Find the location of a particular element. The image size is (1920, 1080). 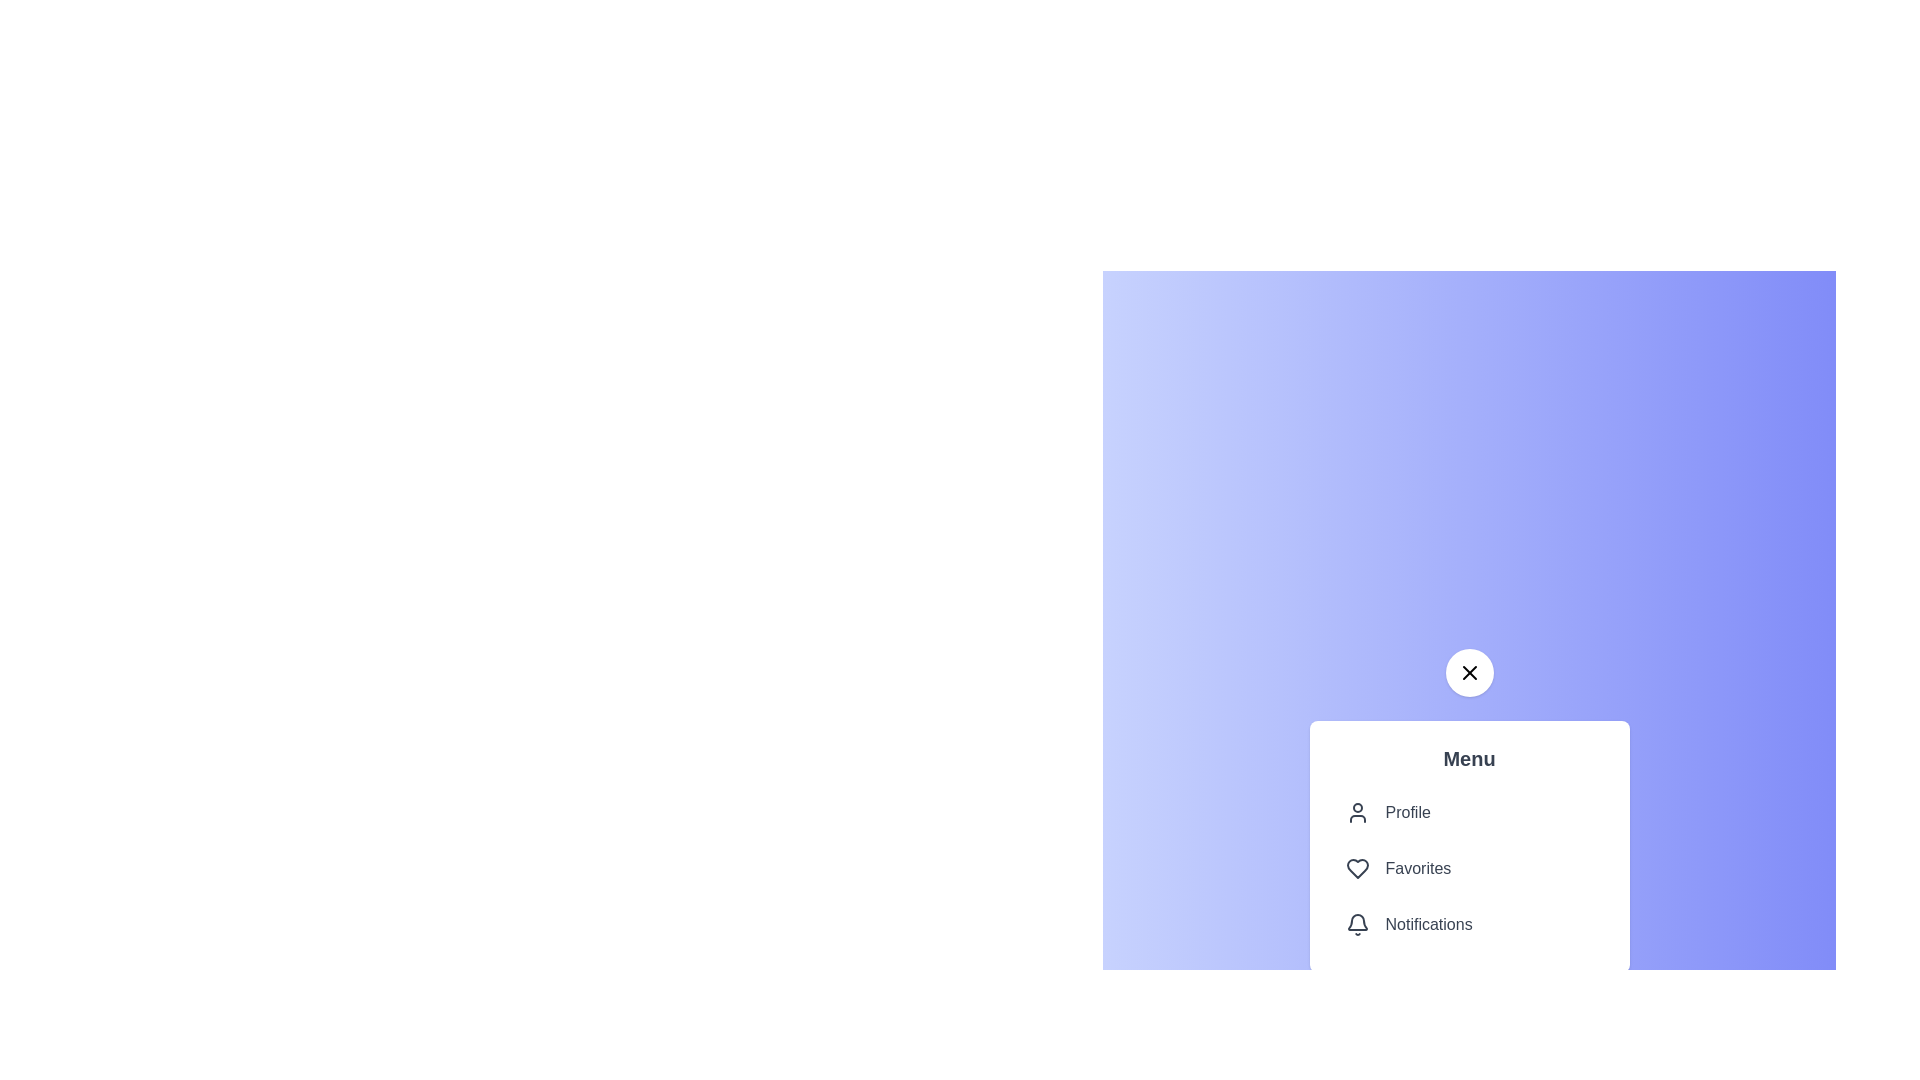

the menu option Notifications by clicking on it is located at coordinates (1469, 925).